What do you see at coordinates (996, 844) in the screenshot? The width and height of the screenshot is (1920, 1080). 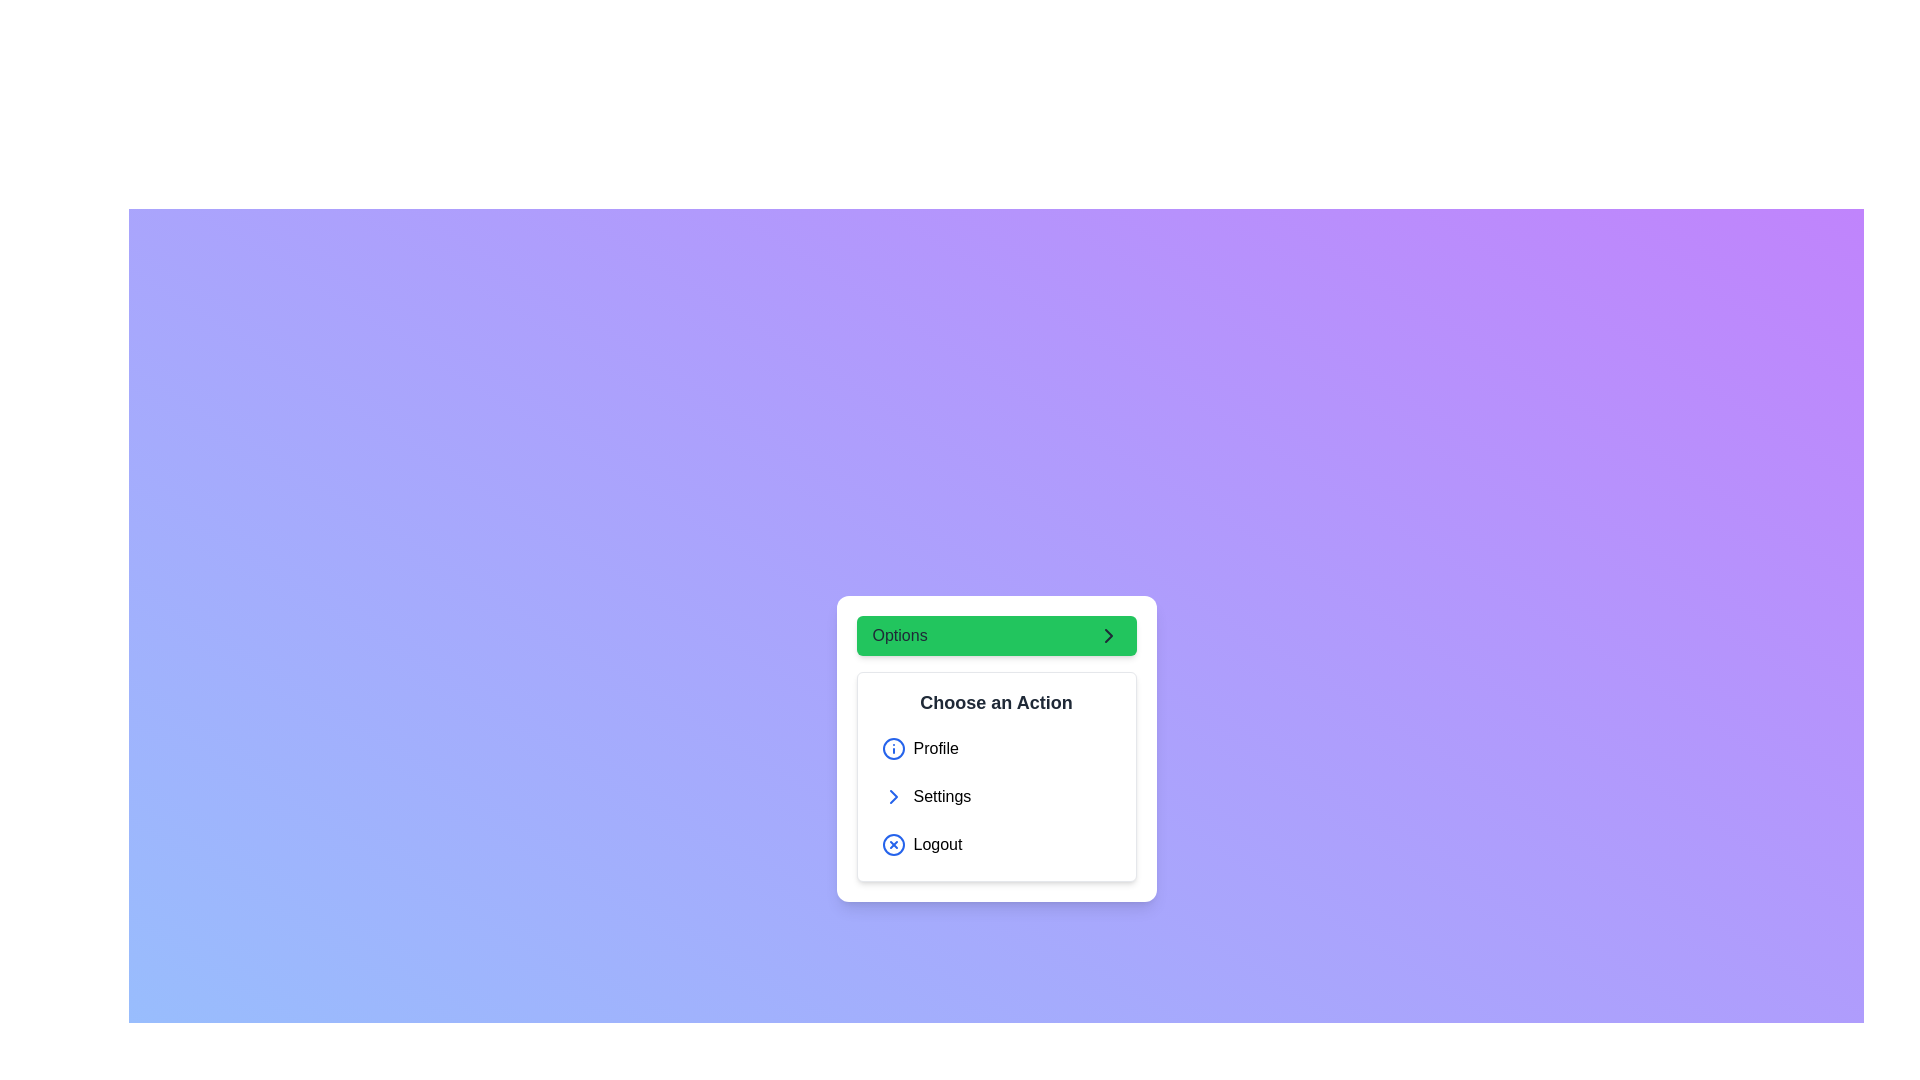 I see `the 'Logout' button located below the 'Settings' button in the white card area titled 'Choose an Action'` at bounding box center [996, 844].